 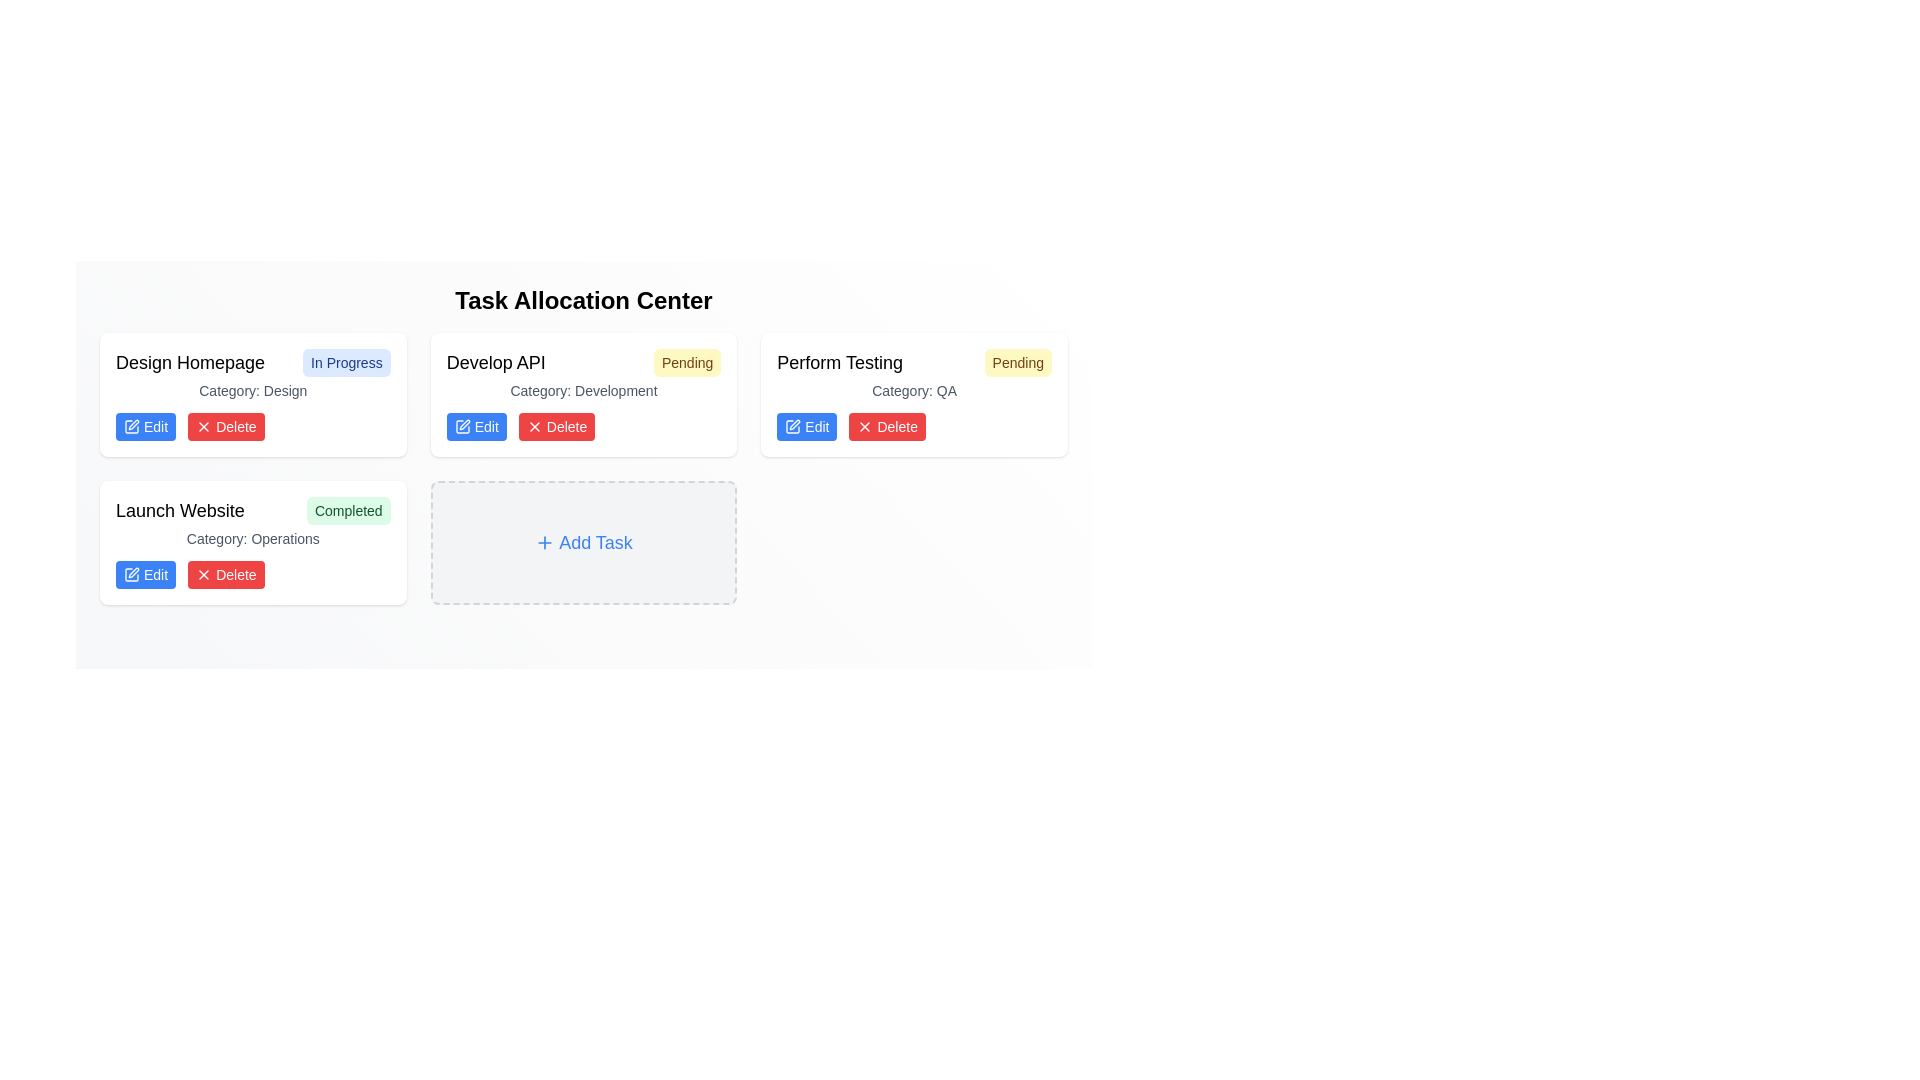 I want to click on informative text label indicating the task category 'Development' located in the 'Develop API' task card, positioned below the task's title and status, so click(x=583, y=390).